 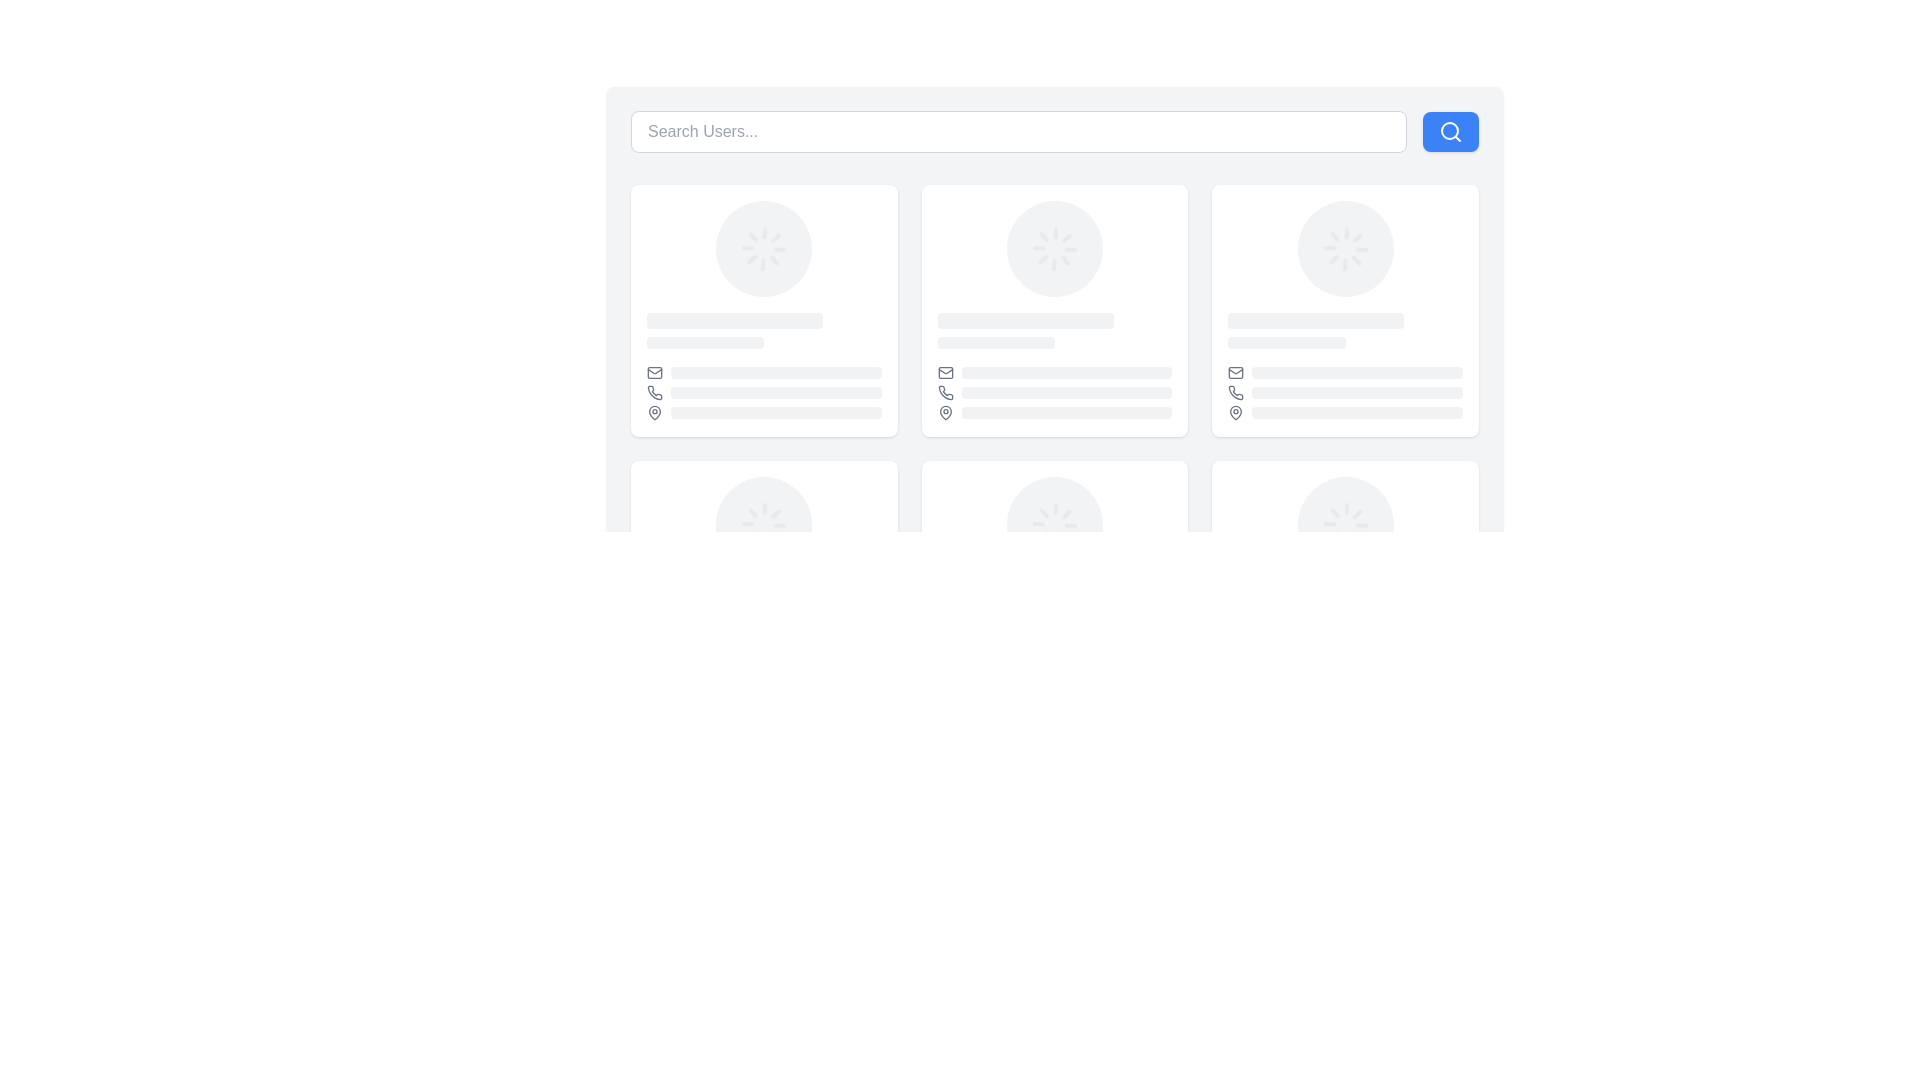 What do you see at coordinates (1025, 319) in the screenshot?
I see `the loading placeholder bar element, which is a horizontal rectangular bar with rounded corners and a light gray color, indicating a loading state with an animated pulsing effect` at bounding box center [1025, 319].